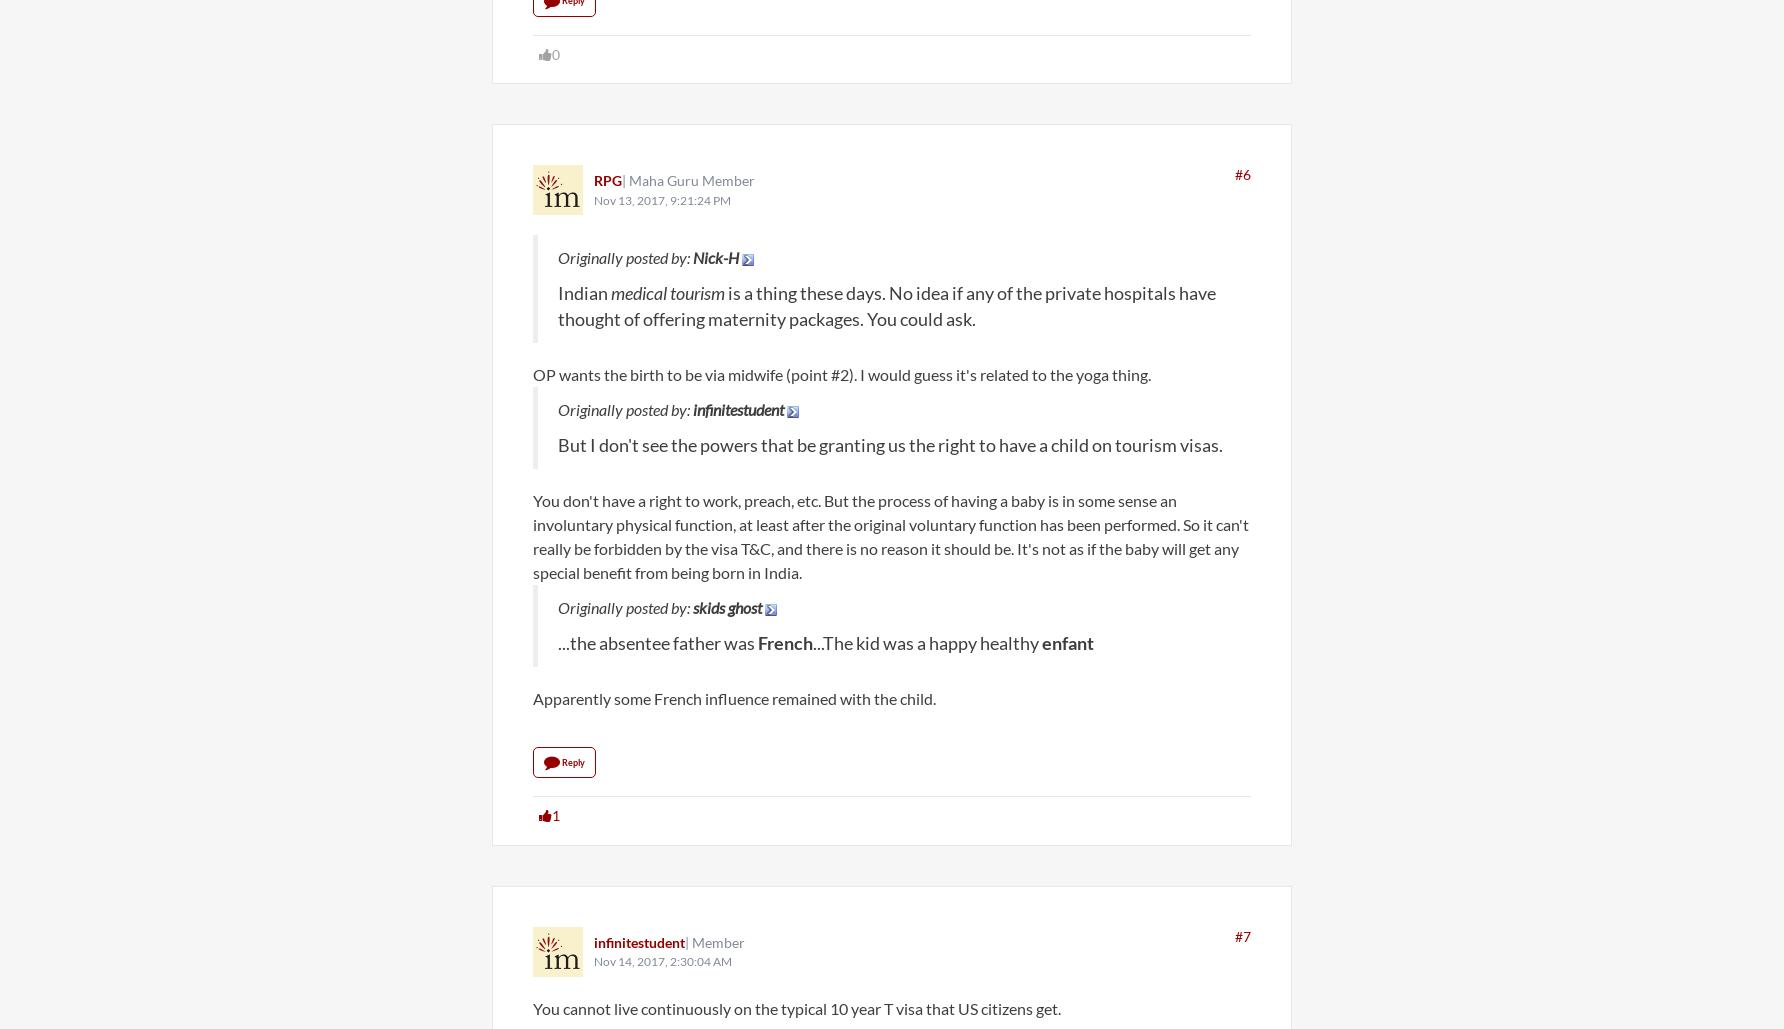  I want to click on 'You don't have a right to work, preach, etc. But the process of having a baby is in some sense an involuntary physical function, at least after the original voluntary function has been performed. So it can't really be forbidden by the visa T&C, and there is no reason it should be. It's not as if the baby will get any special benefit from being born in India.', so click(889, 535).